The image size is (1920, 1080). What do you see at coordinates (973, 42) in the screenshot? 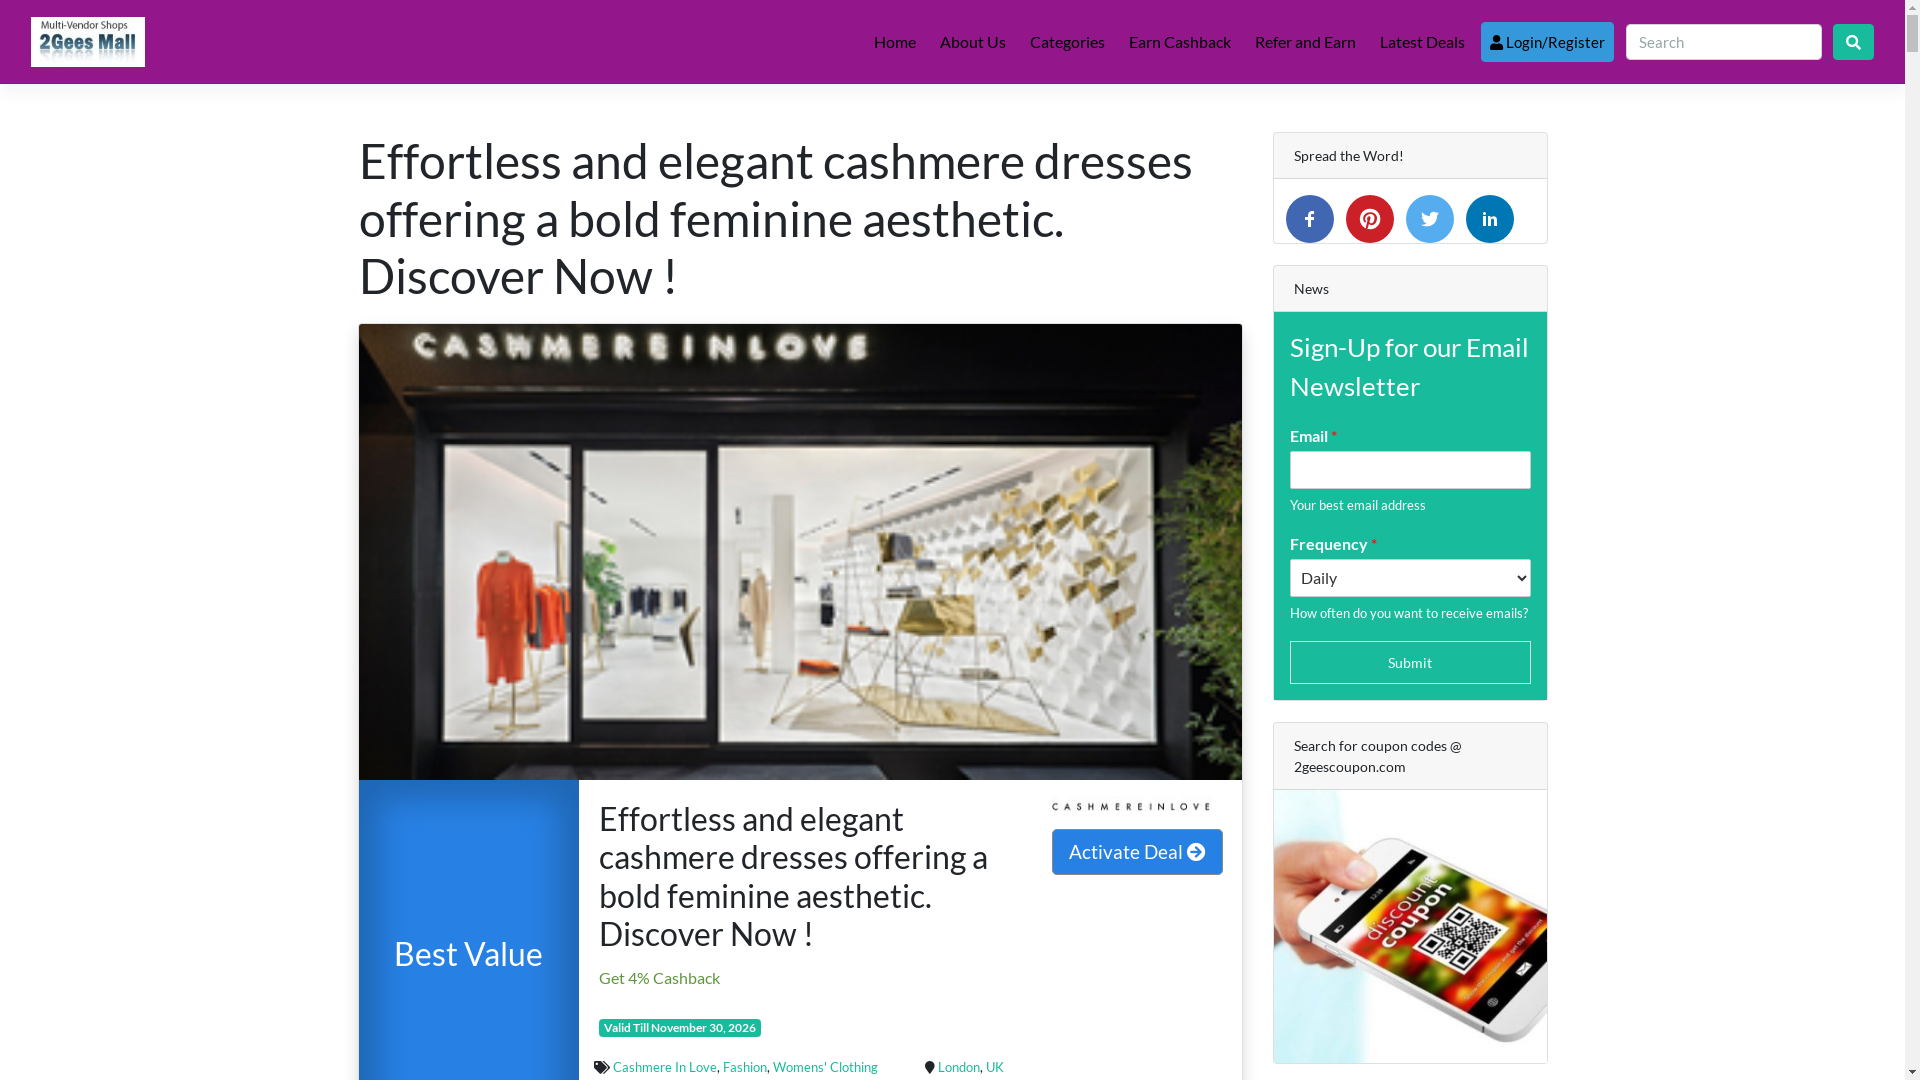
I see `'About Us'` at bounding box center [973, 42].